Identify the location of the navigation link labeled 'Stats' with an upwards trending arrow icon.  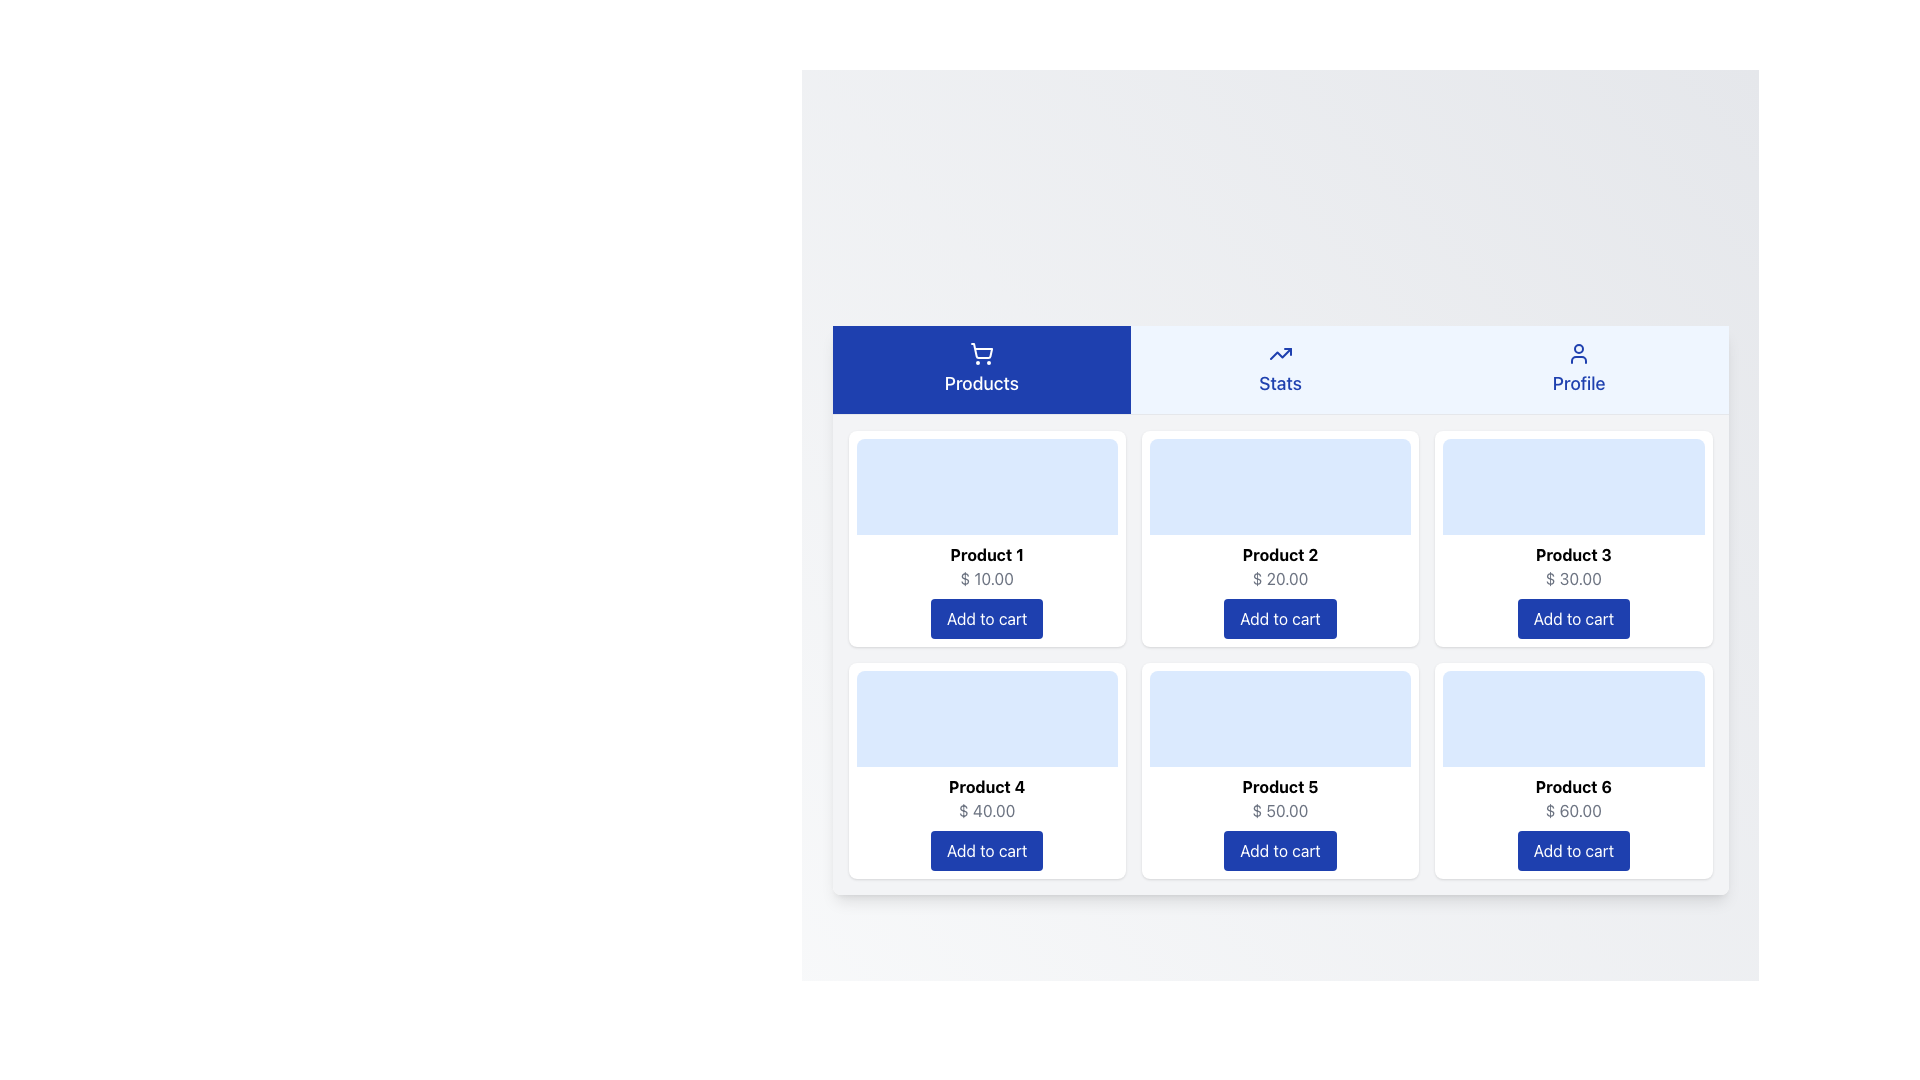
(1280, 369).